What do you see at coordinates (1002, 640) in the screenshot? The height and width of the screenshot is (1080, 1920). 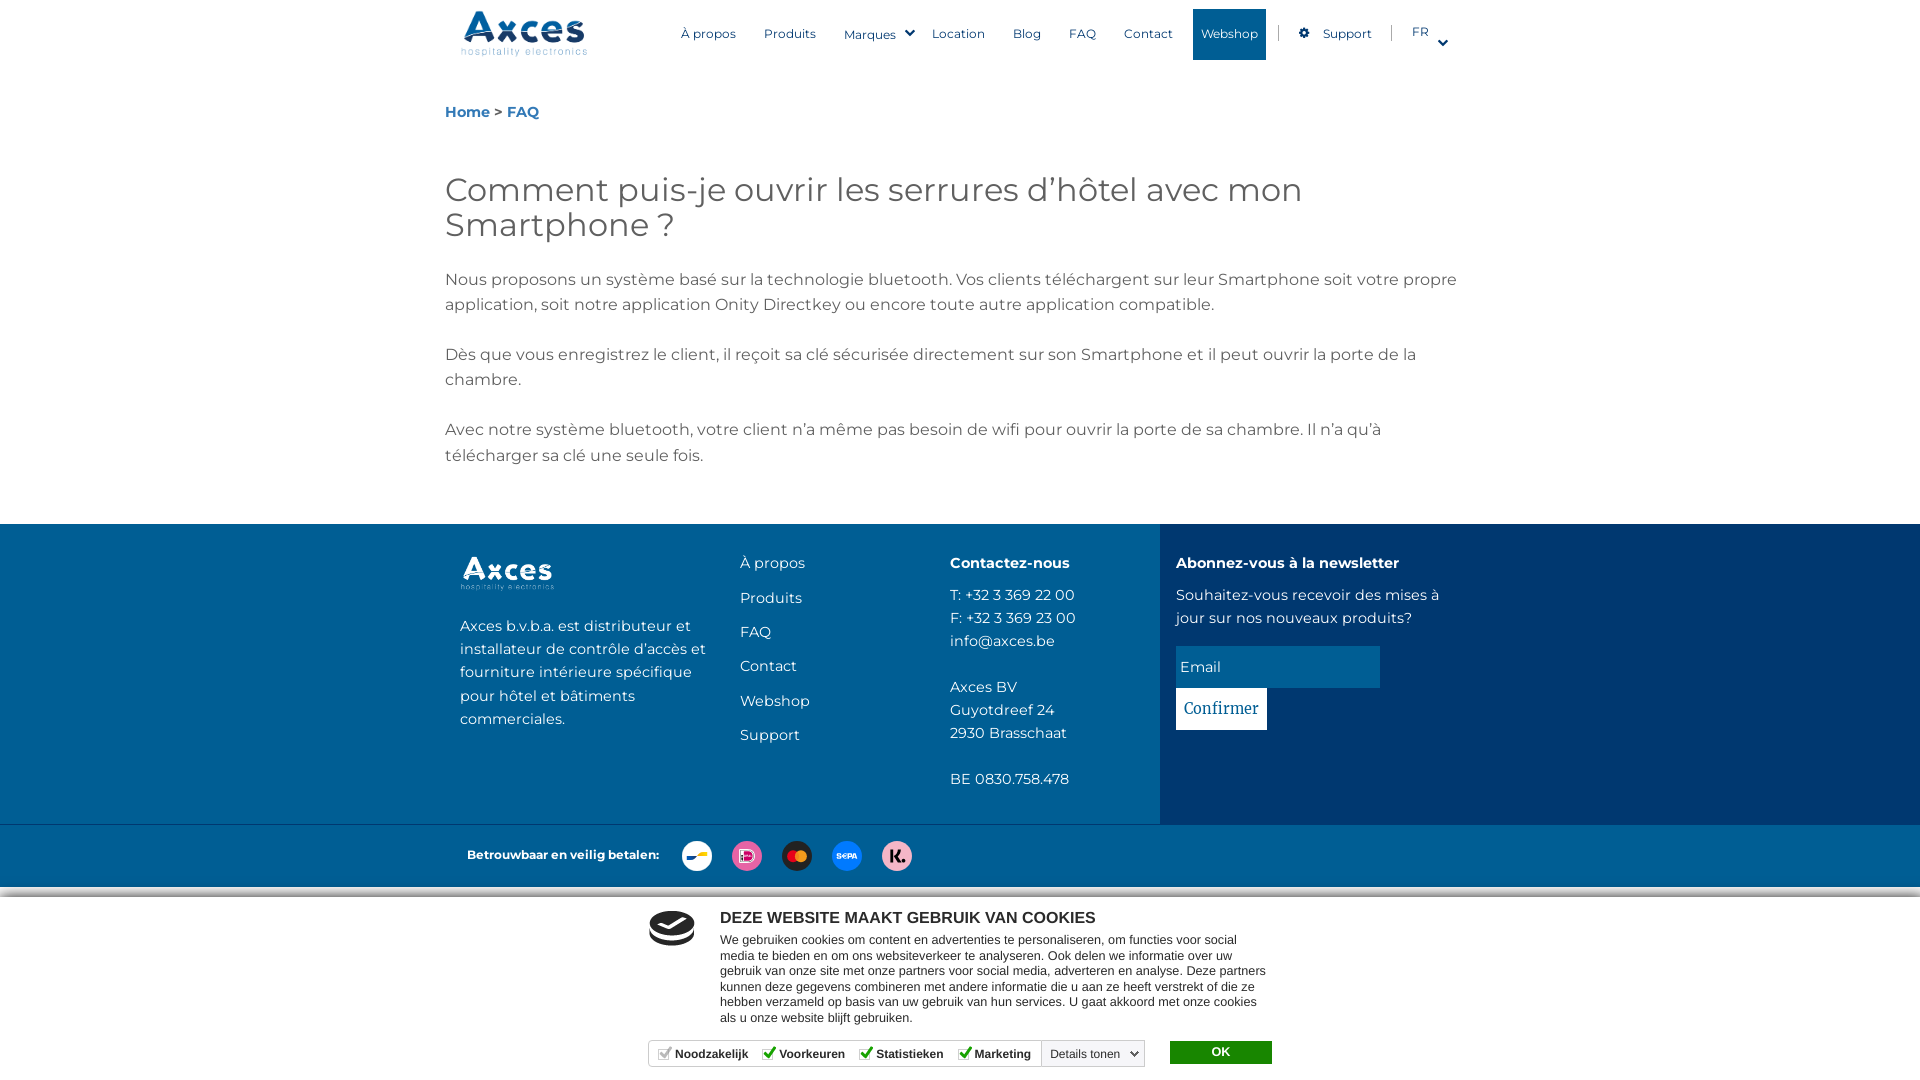 I see `'info@axces.be'` at bounding box center [1002, 640].